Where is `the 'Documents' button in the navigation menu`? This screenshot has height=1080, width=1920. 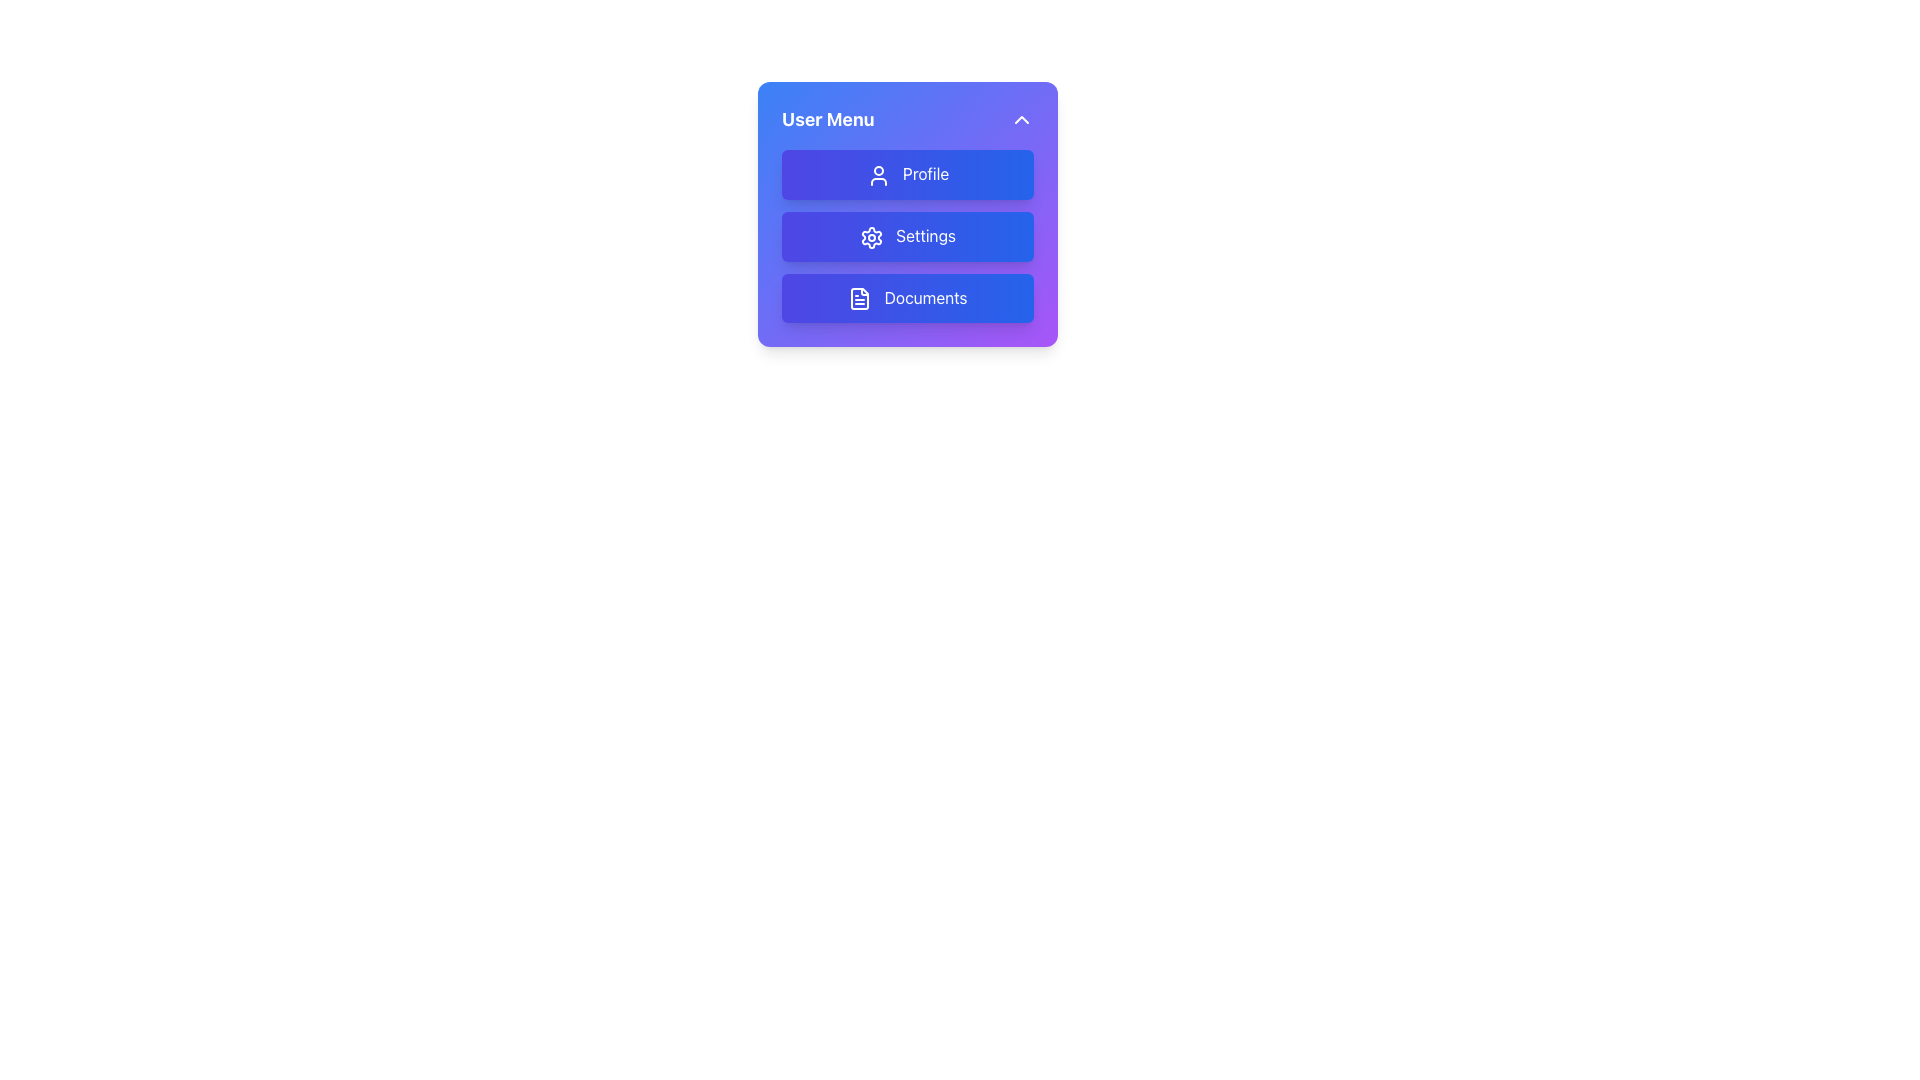
the 'Documents' button in the navigation menu is located at coordinates (906, 297).